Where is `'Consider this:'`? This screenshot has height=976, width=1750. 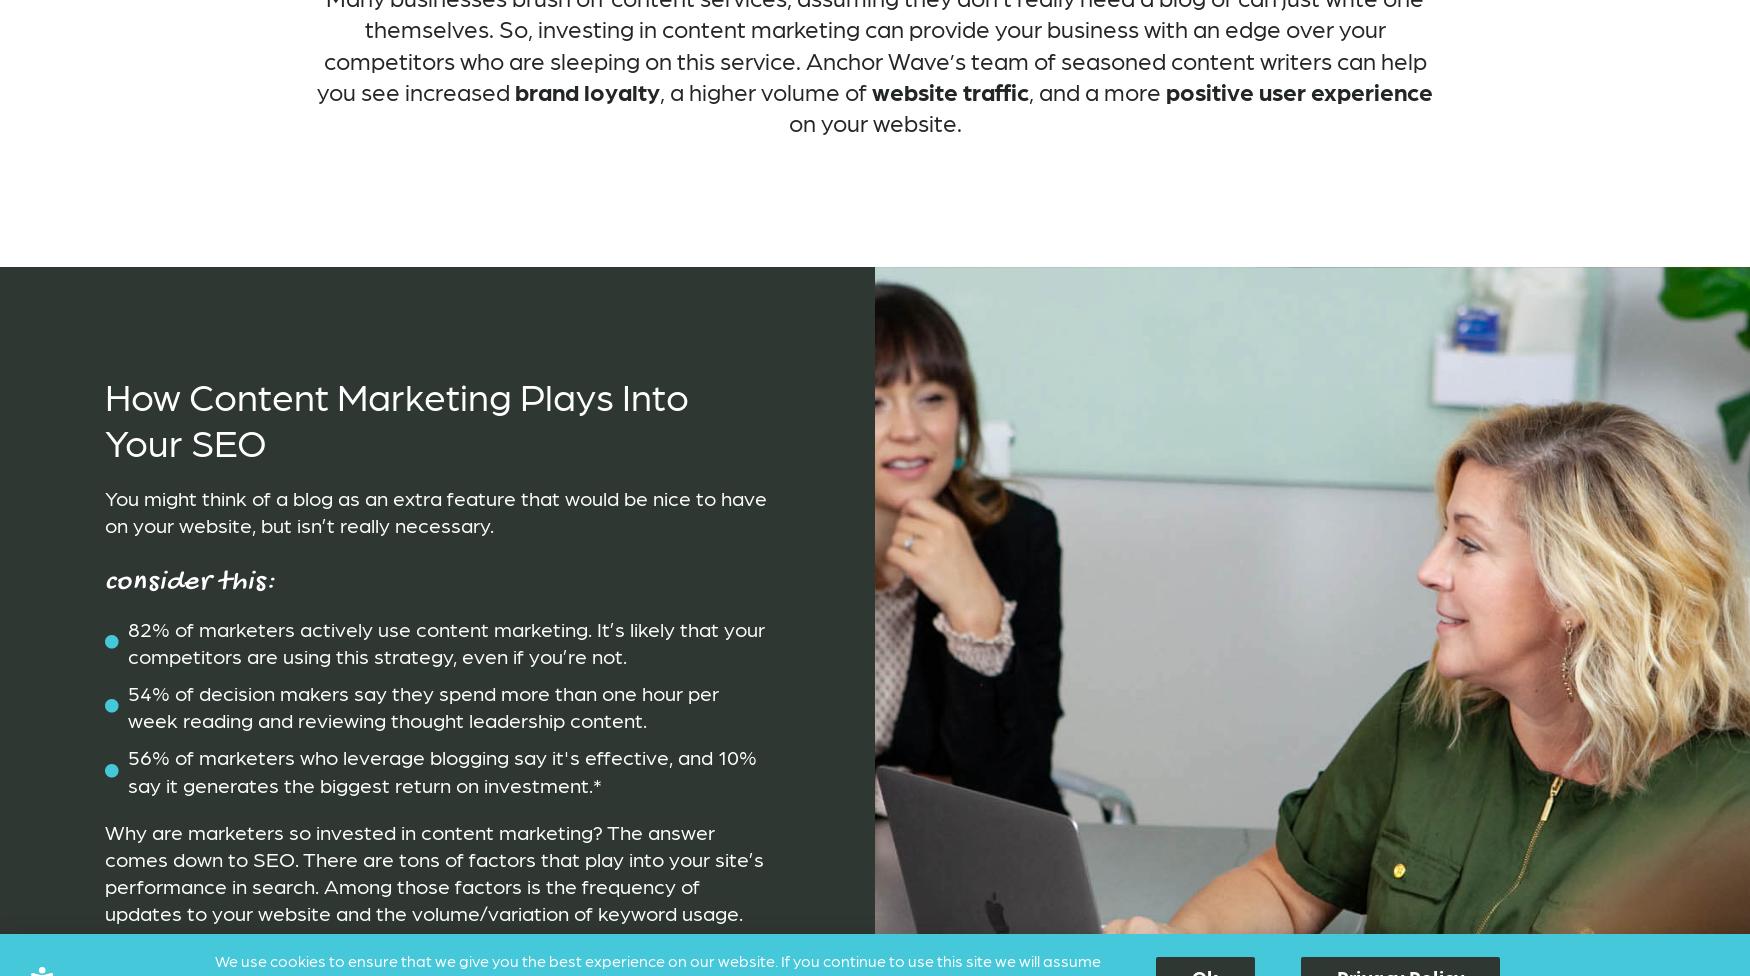 'Consider this:' is located at coordinates (190, 582).